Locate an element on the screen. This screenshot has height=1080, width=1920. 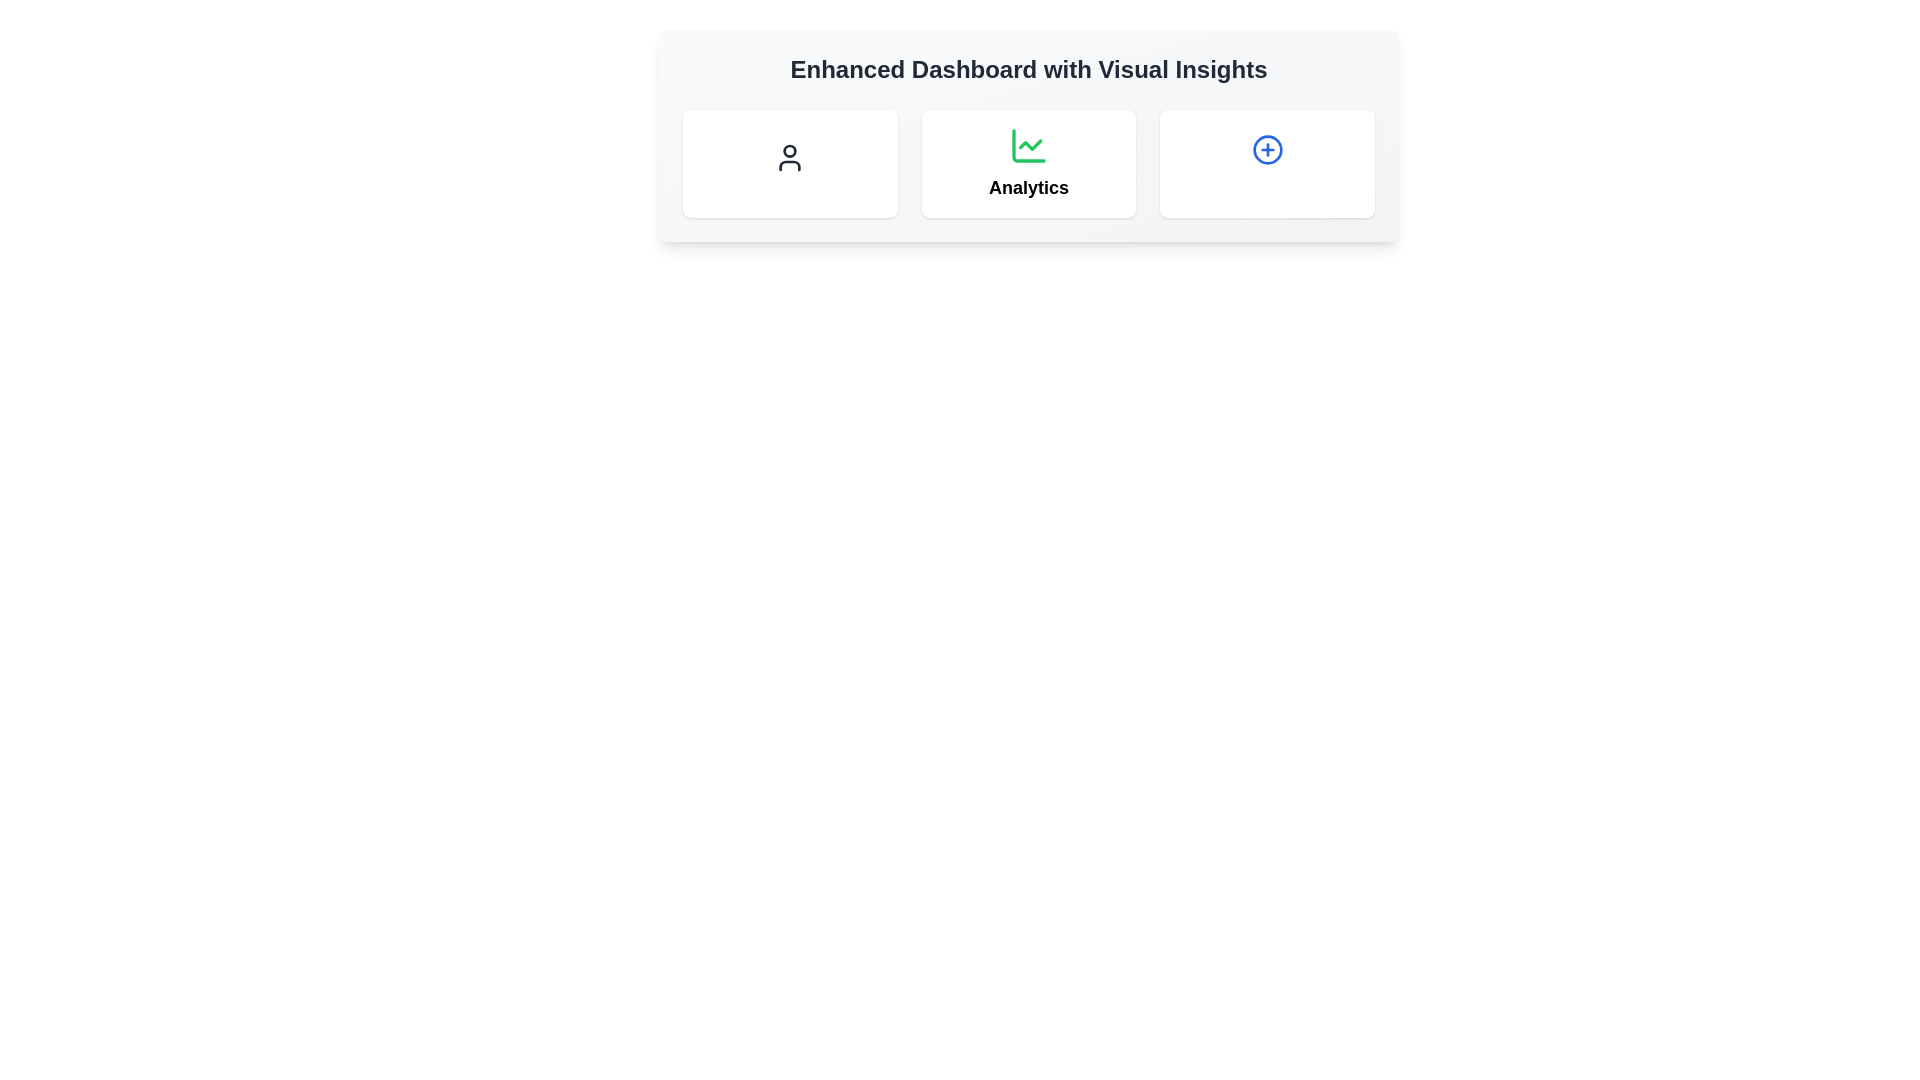
the header text displaying 'Enhanced Dashboard with Visual Insights', which is a bold, large-sized dark gray title located at the top of the page is located at coordinates (1028, 68).